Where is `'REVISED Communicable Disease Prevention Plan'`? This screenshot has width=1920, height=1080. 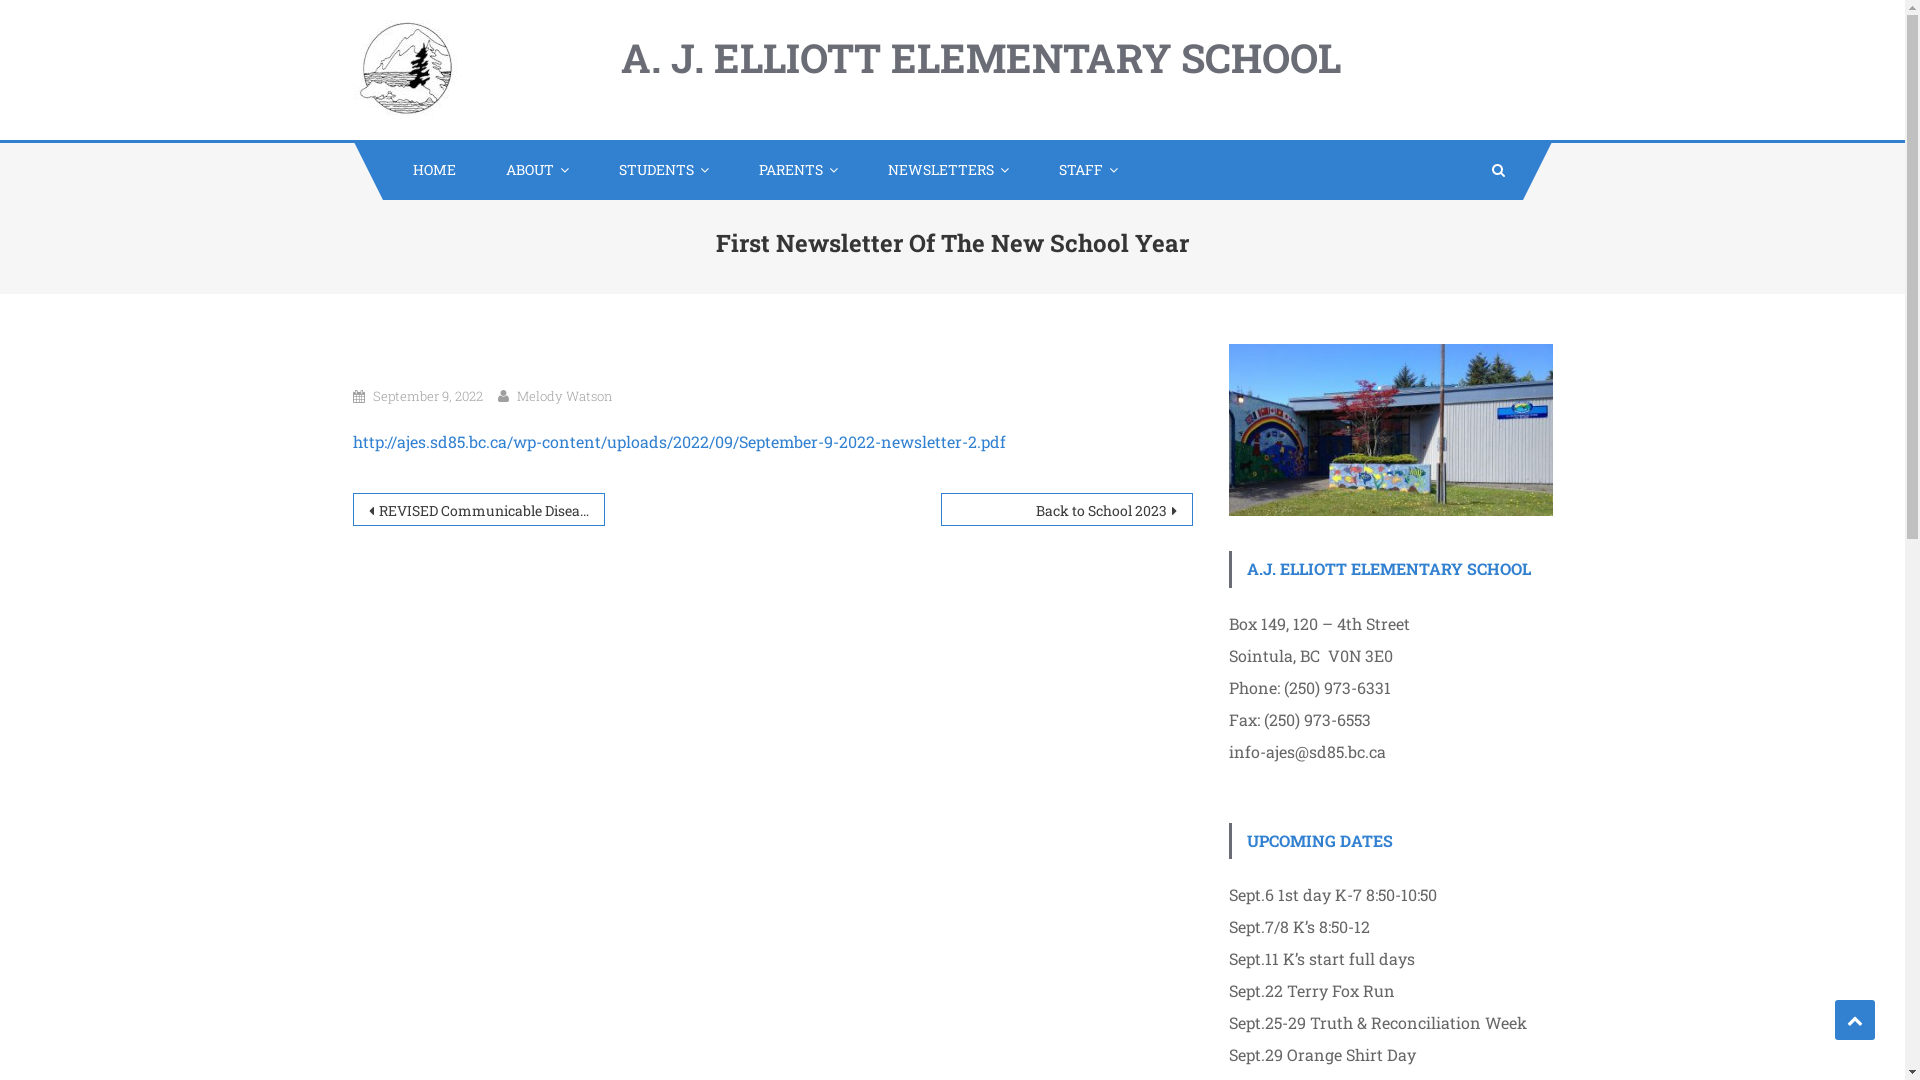 'REVISED Communicable Disease Prevention Plan' is located at coordinates (351, 508).